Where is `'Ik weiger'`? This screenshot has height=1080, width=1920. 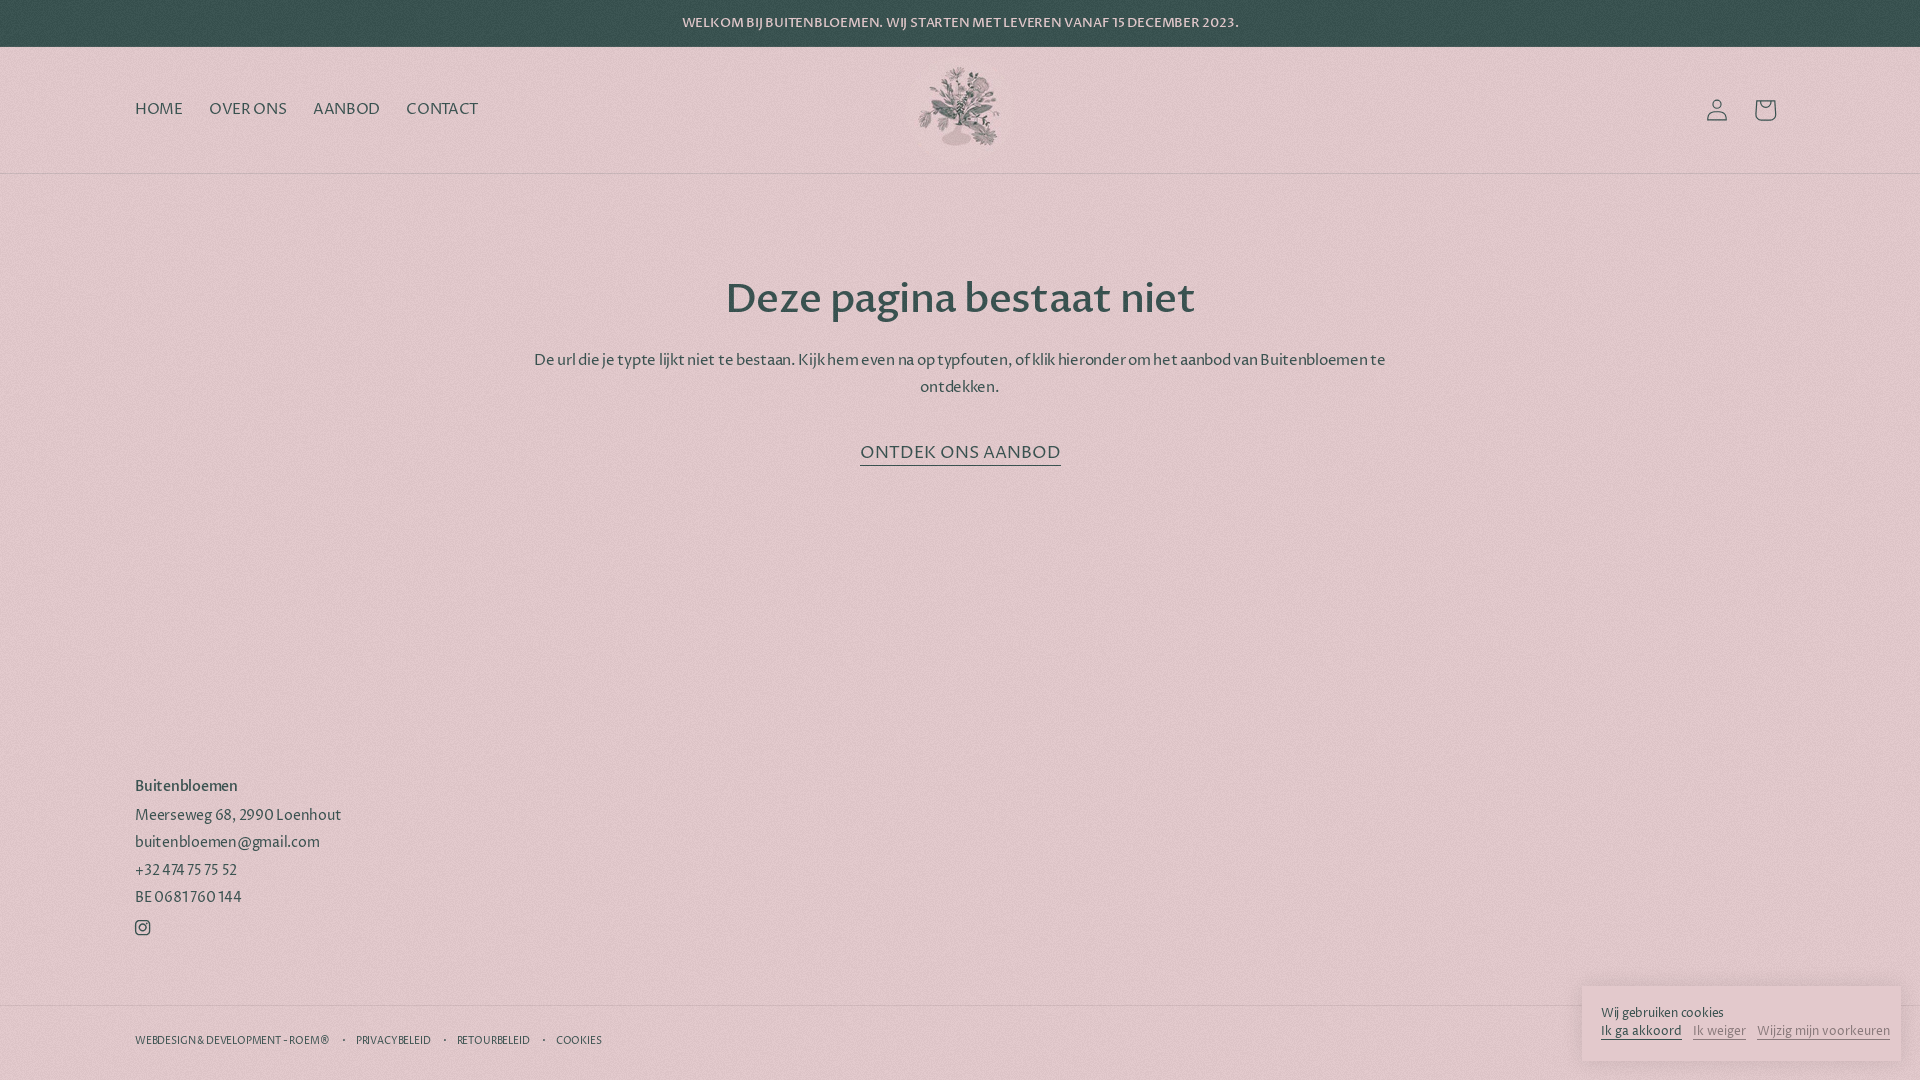 'Ik weiger' is located at coordinates (1718, 1033).